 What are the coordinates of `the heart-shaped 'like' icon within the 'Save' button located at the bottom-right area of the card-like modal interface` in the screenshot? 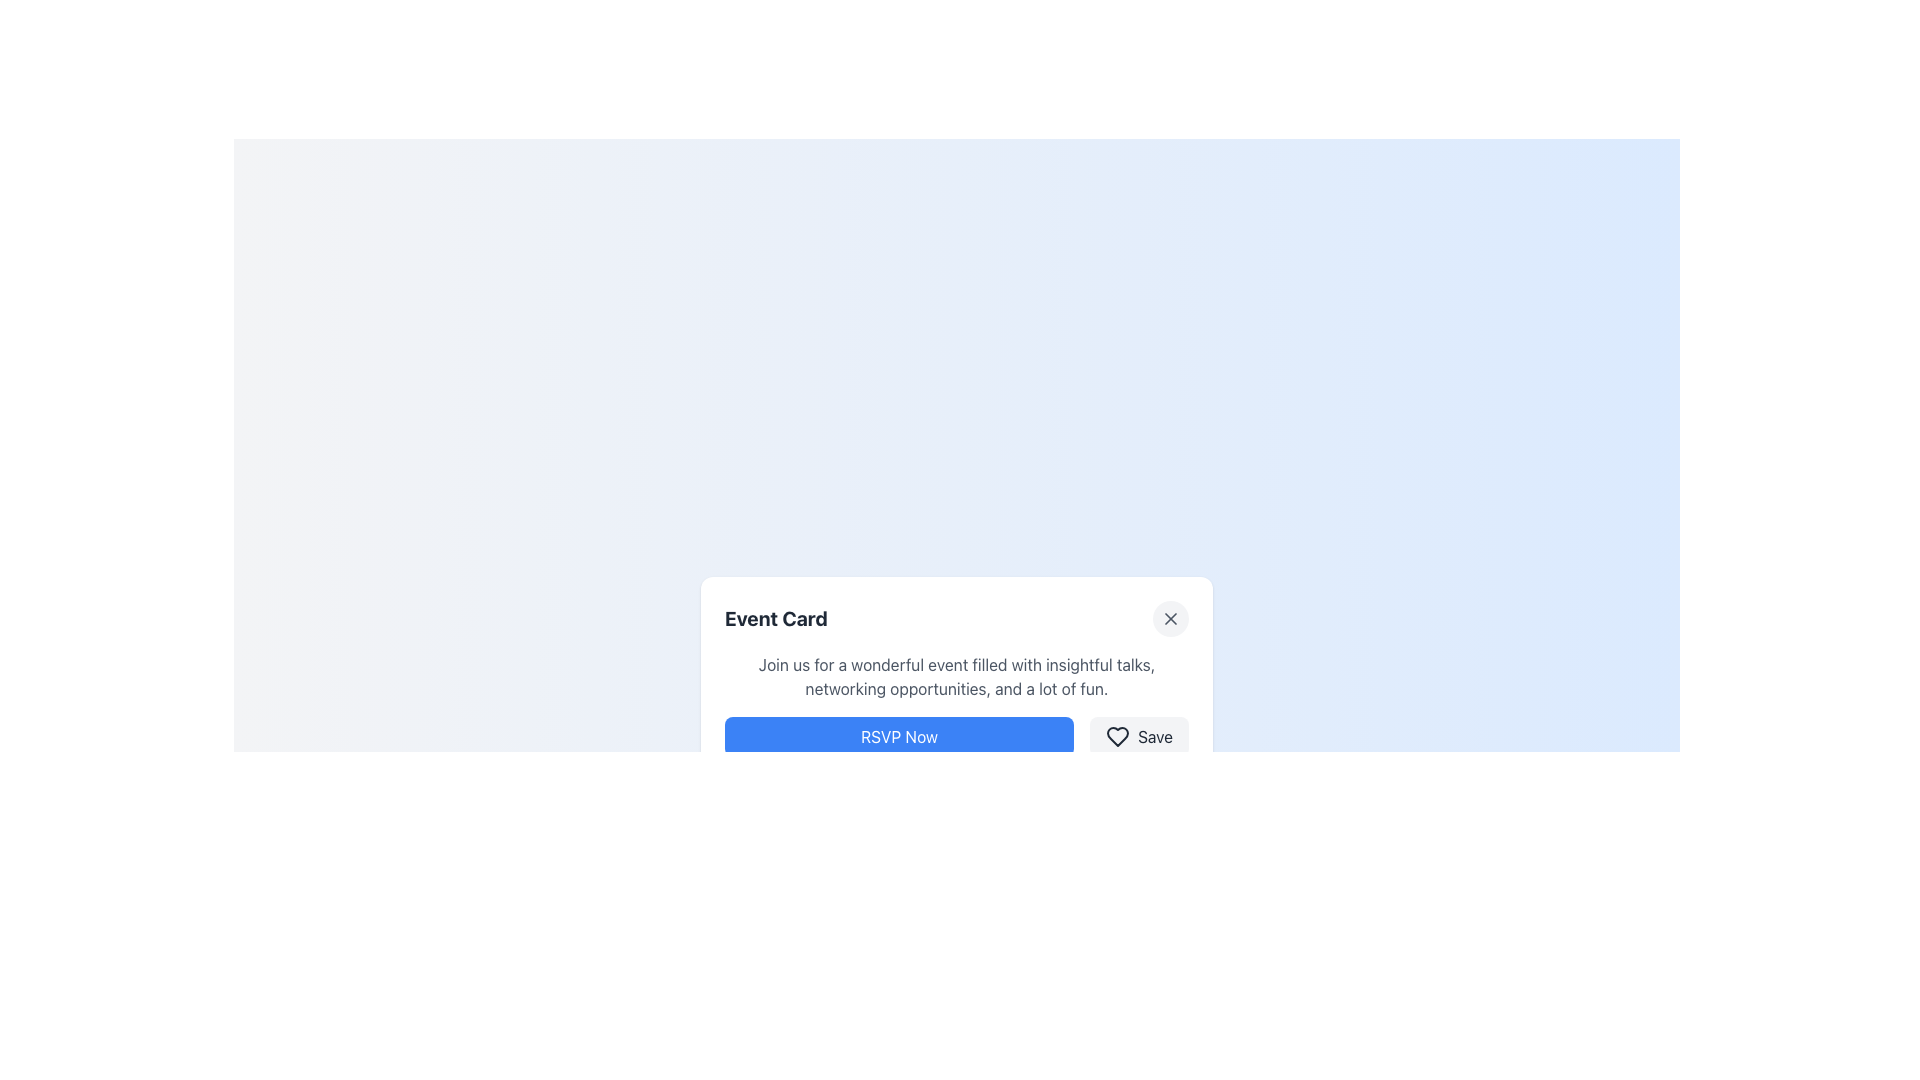 It's located at (1117, 736).